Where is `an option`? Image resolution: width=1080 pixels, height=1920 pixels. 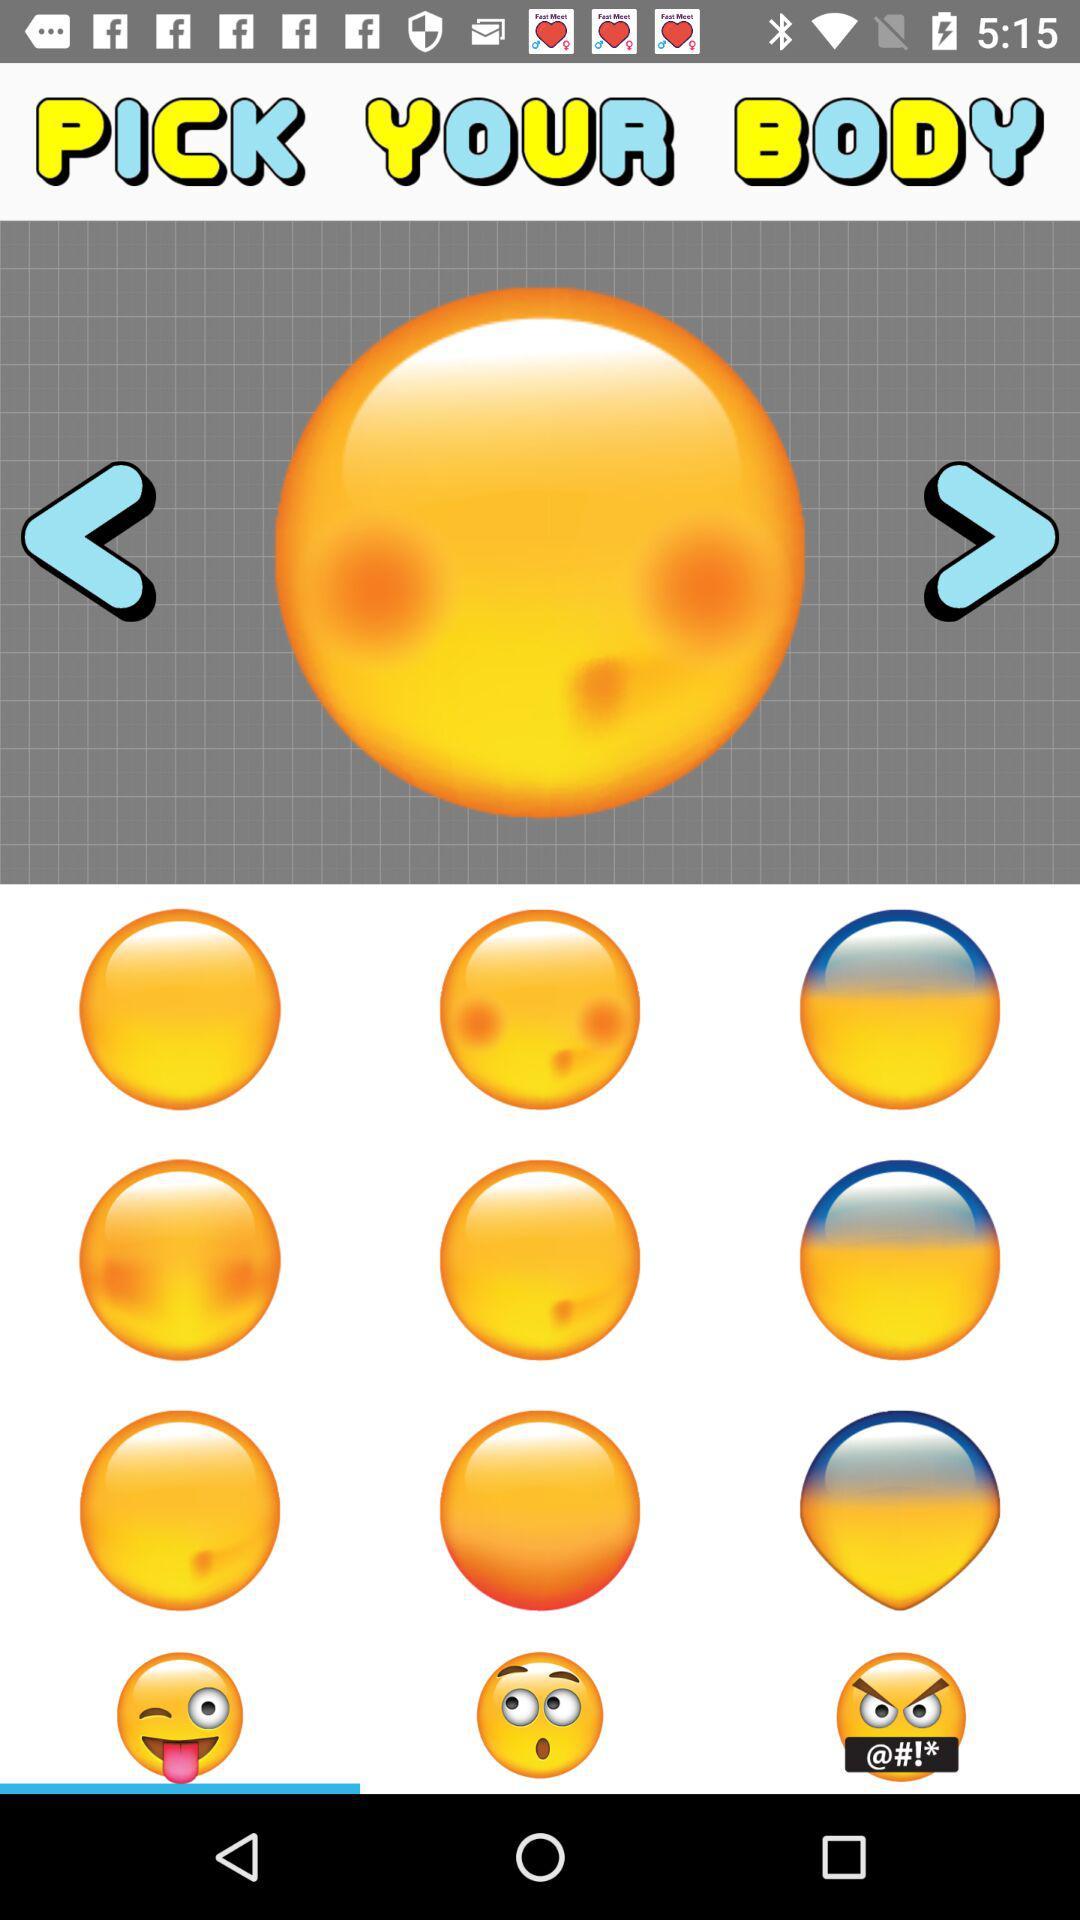
an option is located at coordinates (180, 1009).